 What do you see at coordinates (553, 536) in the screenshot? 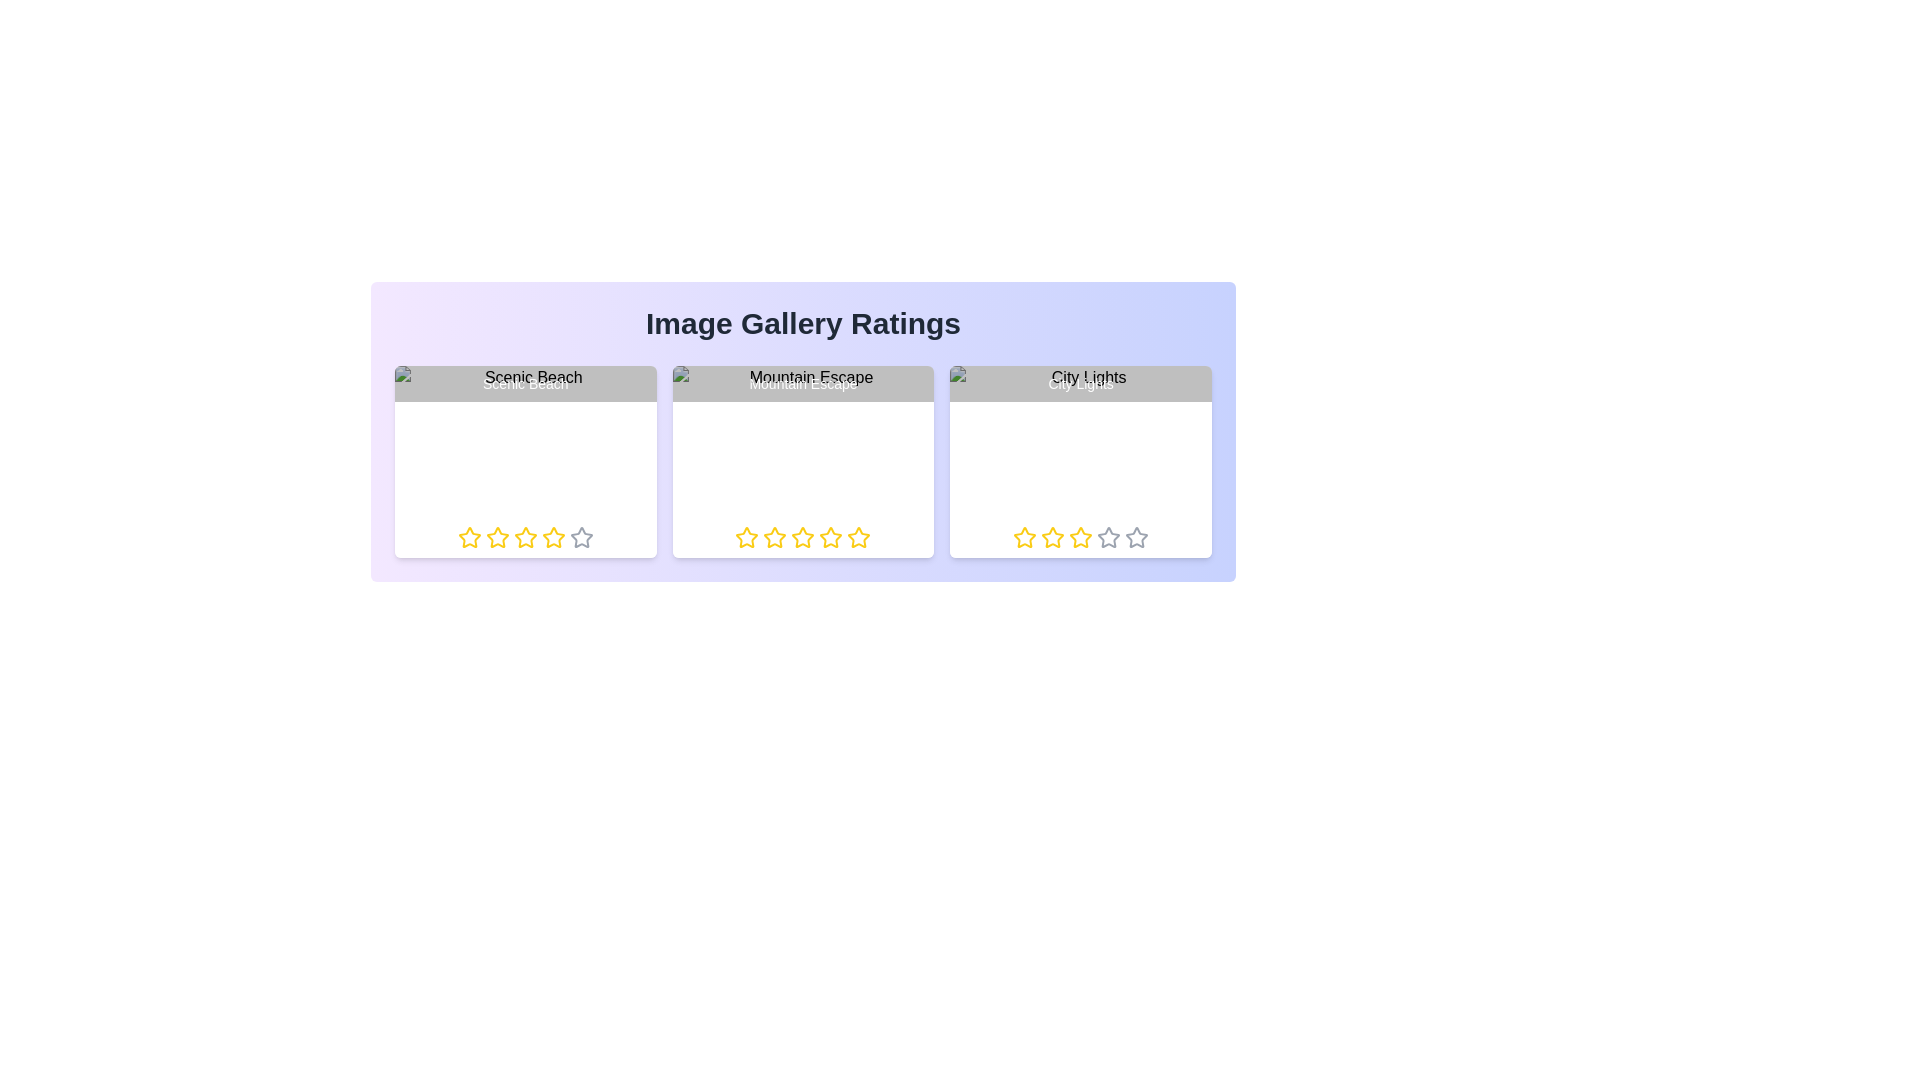
I see `the star corresponding to 4 stars in the rating component` at bounding box center [553, 536].